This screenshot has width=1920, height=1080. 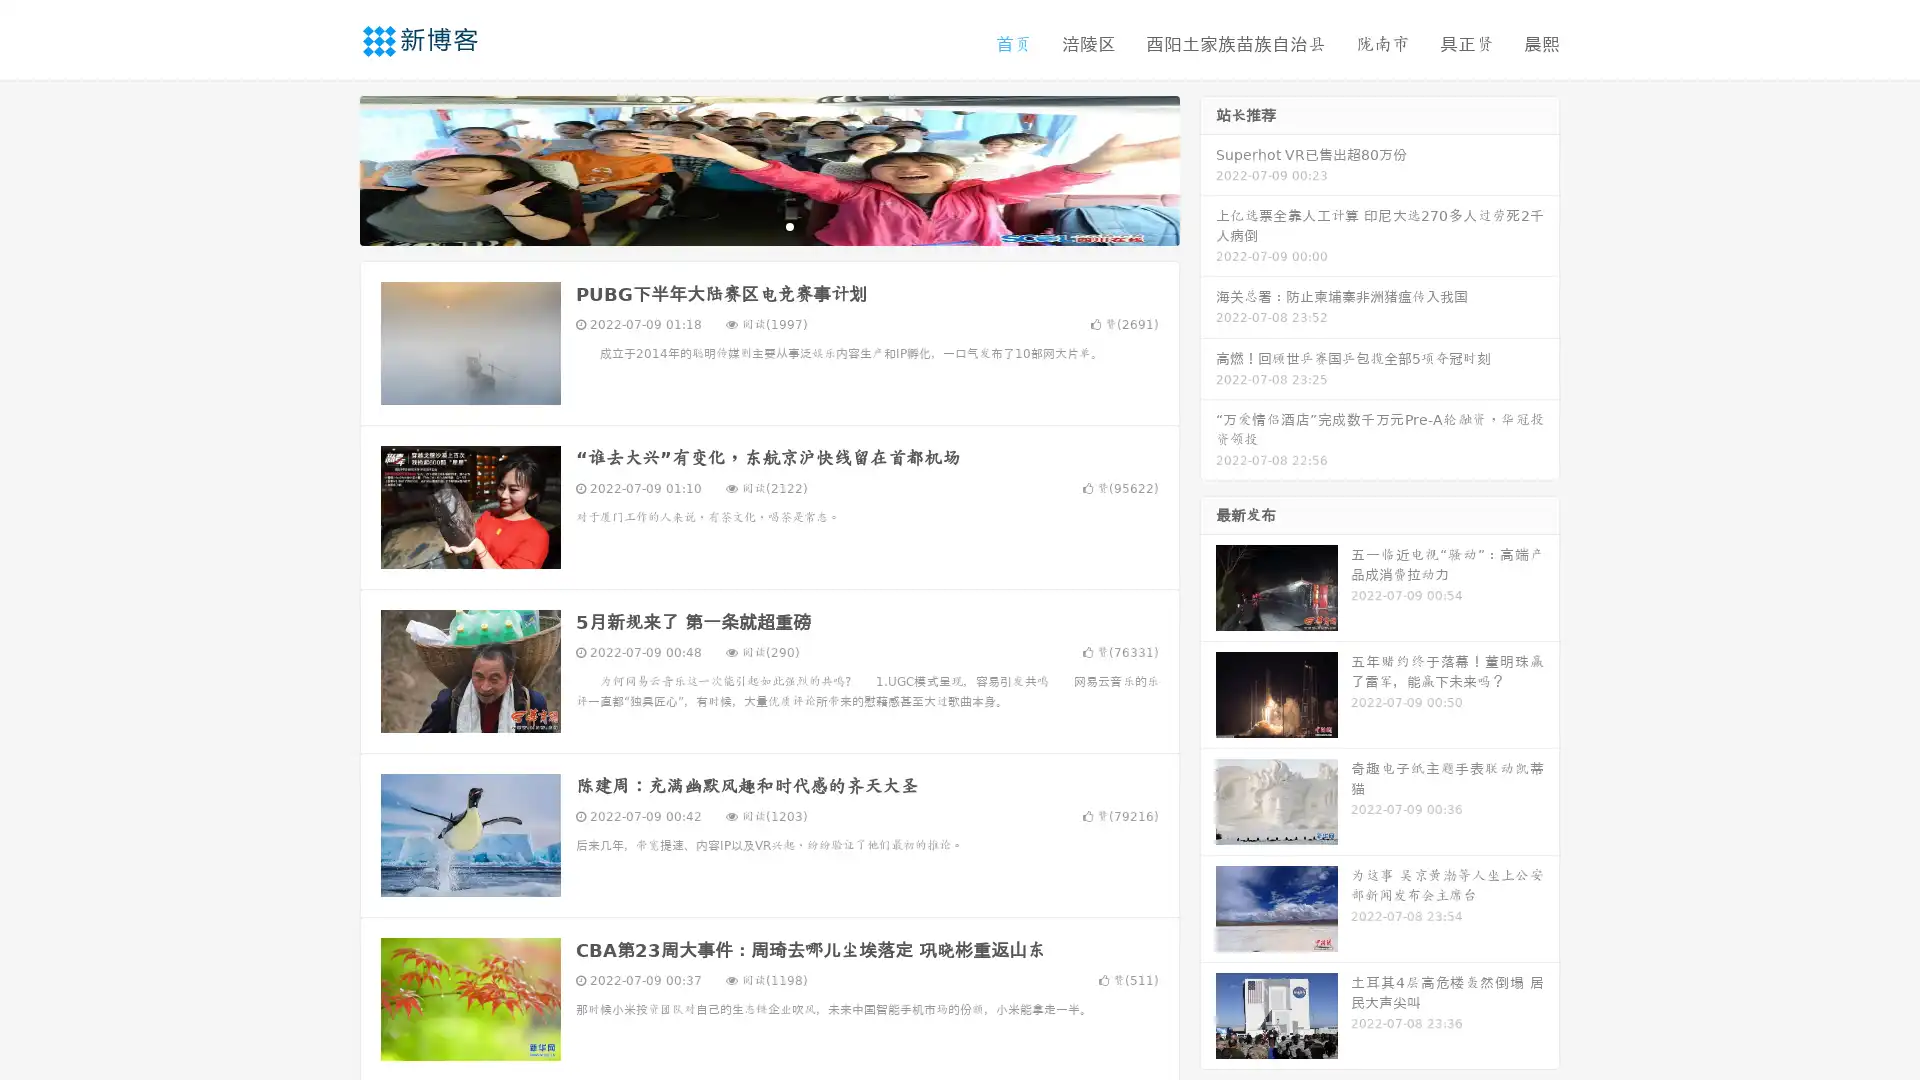 What do you see at coordinates (789, 225) in the screenshot?
I see `Go to slide 3` at bounding box center [789, 225].